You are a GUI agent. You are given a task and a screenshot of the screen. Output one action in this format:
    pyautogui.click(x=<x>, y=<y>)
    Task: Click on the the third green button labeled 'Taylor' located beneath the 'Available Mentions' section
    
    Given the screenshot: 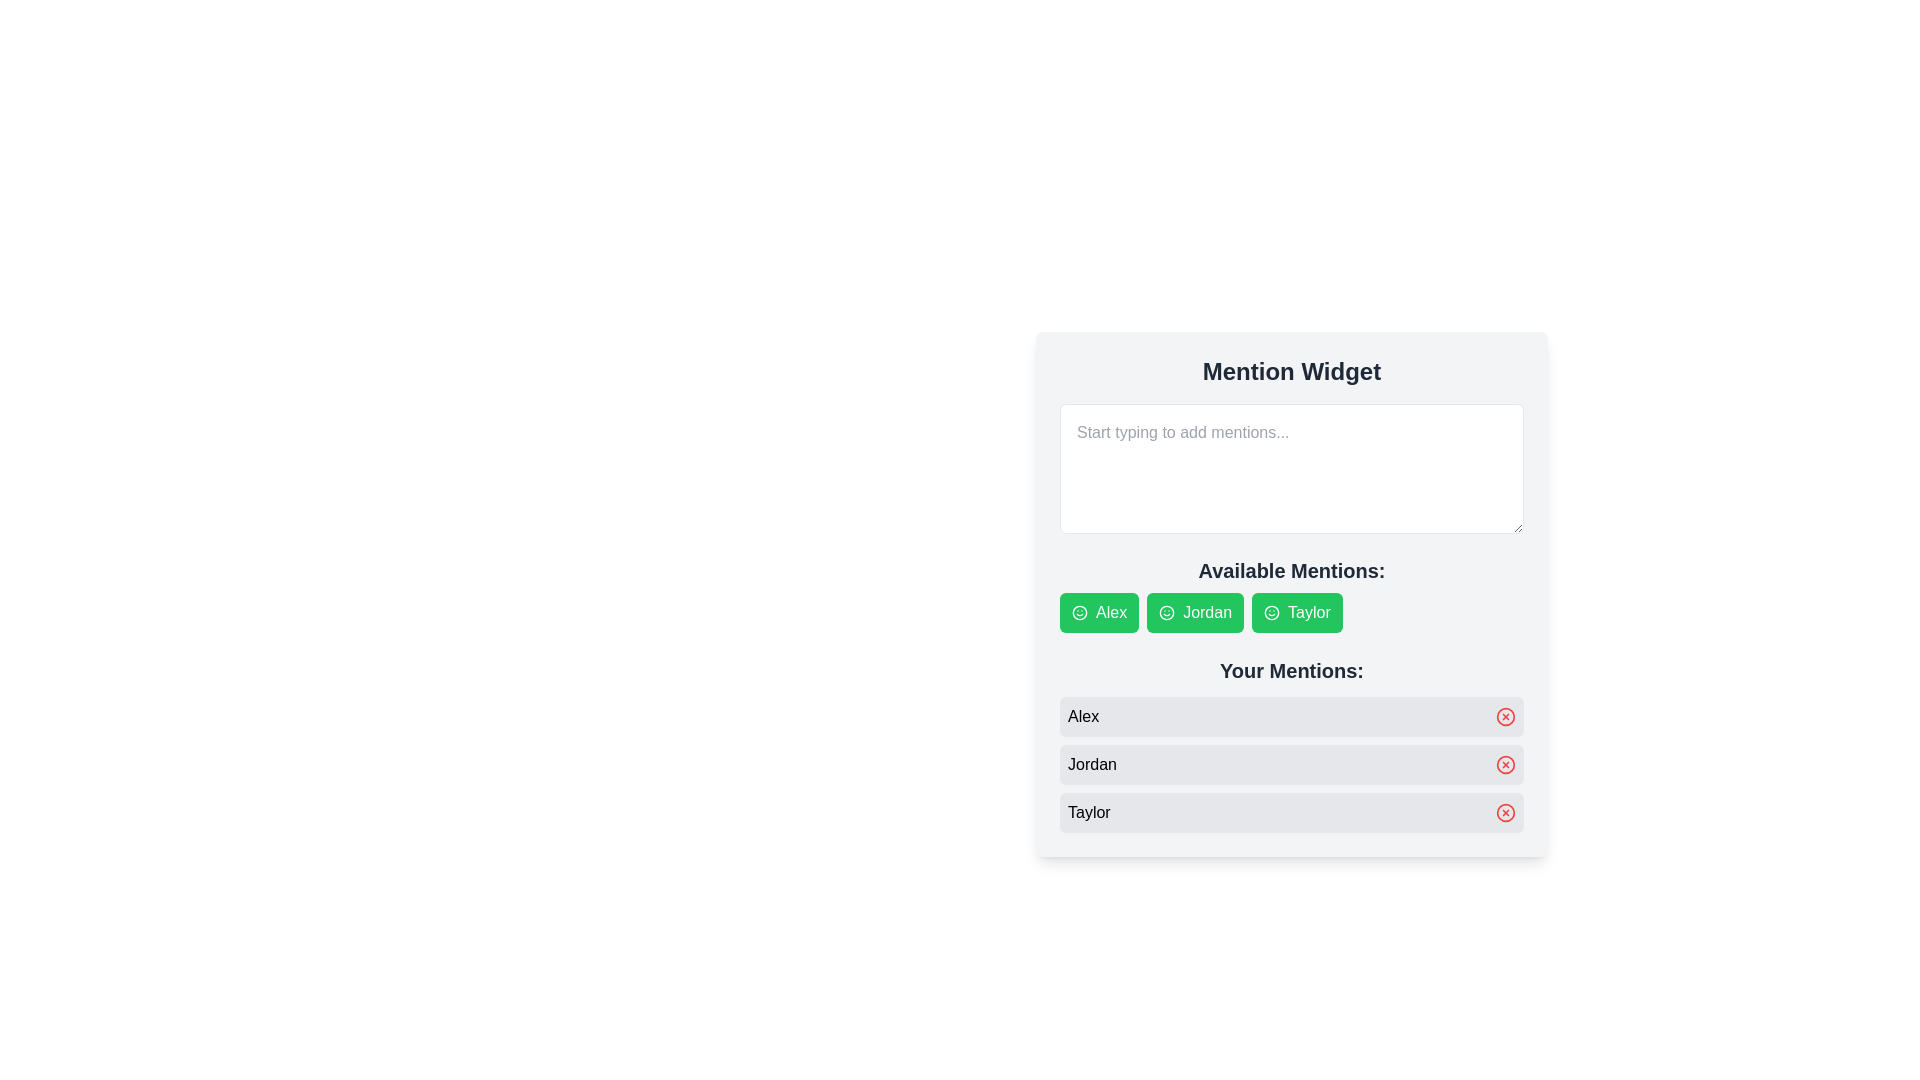 What is the action you would take?
    pyautogui.click(x=1291, y=593)
    